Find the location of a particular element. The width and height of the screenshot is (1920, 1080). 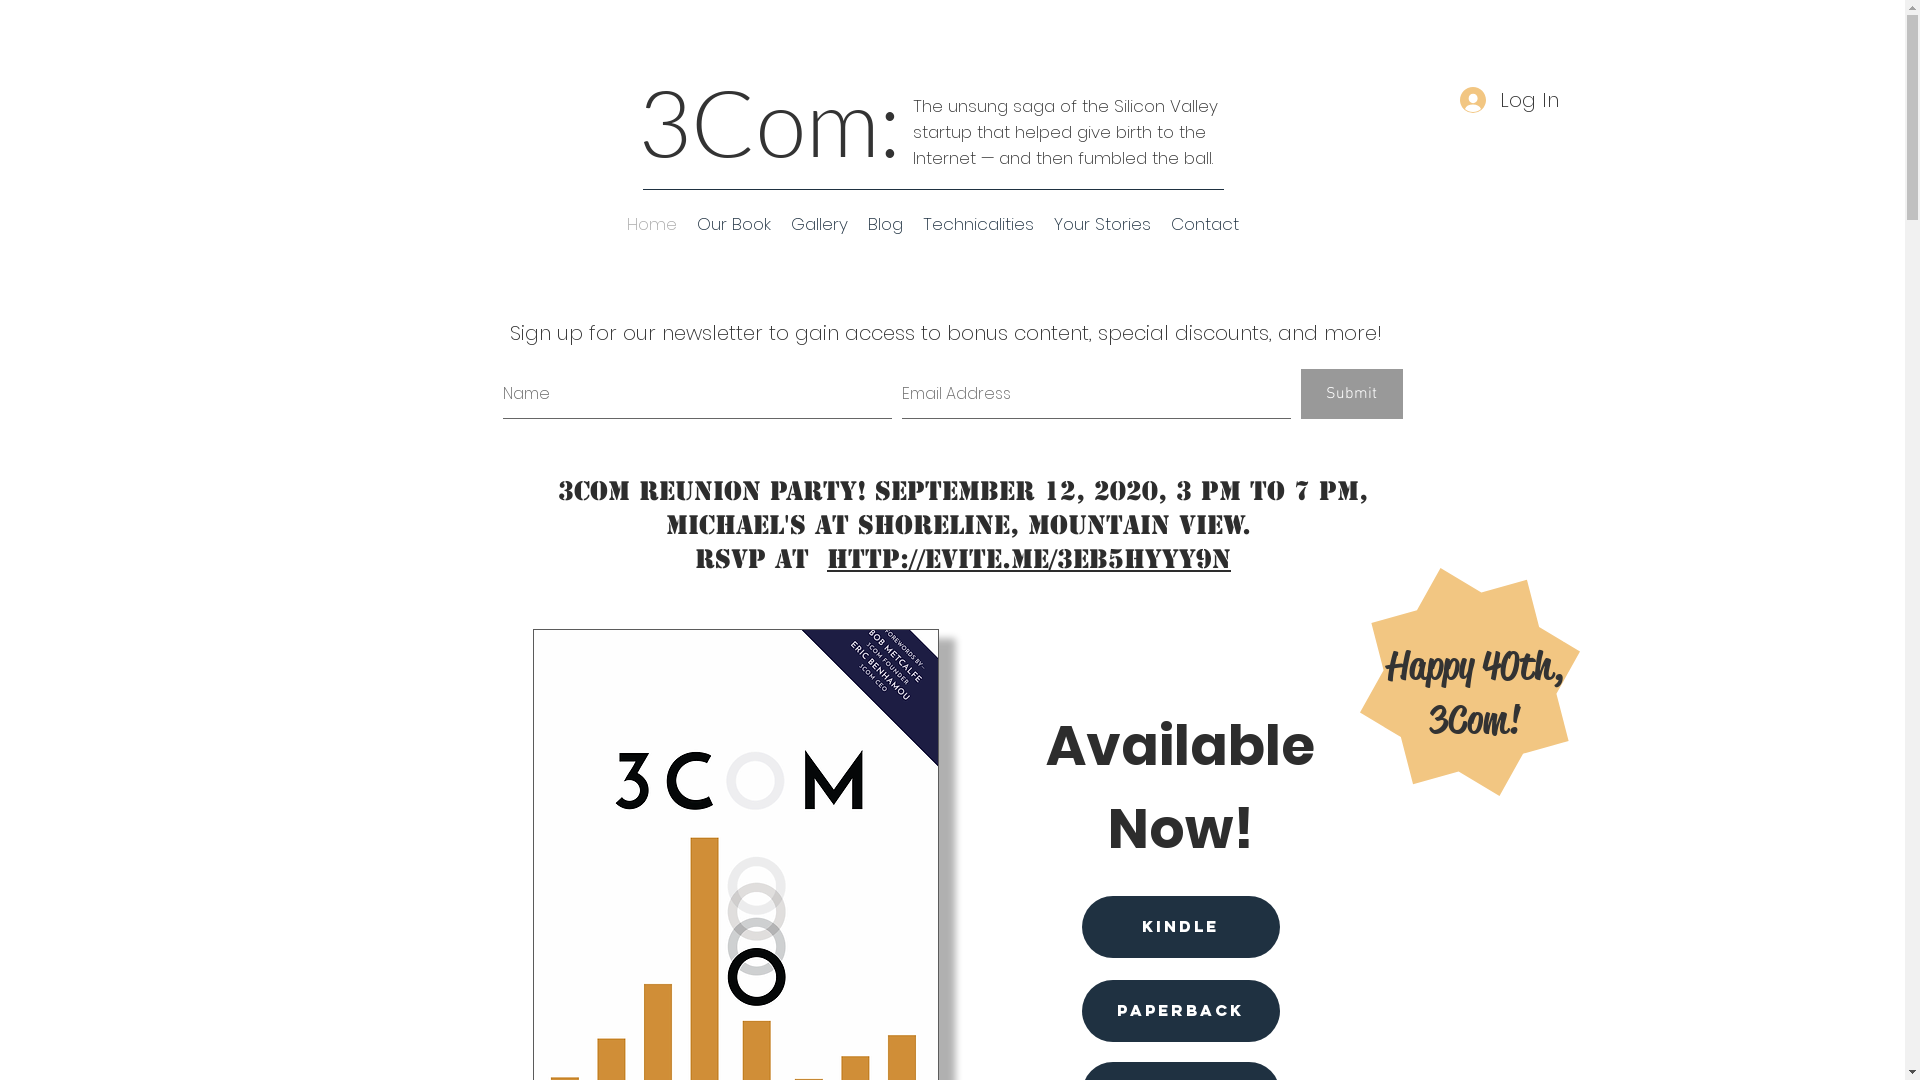

'http://evite.me/3EB5HYYy9N' is located at coordinates (1028, 559).